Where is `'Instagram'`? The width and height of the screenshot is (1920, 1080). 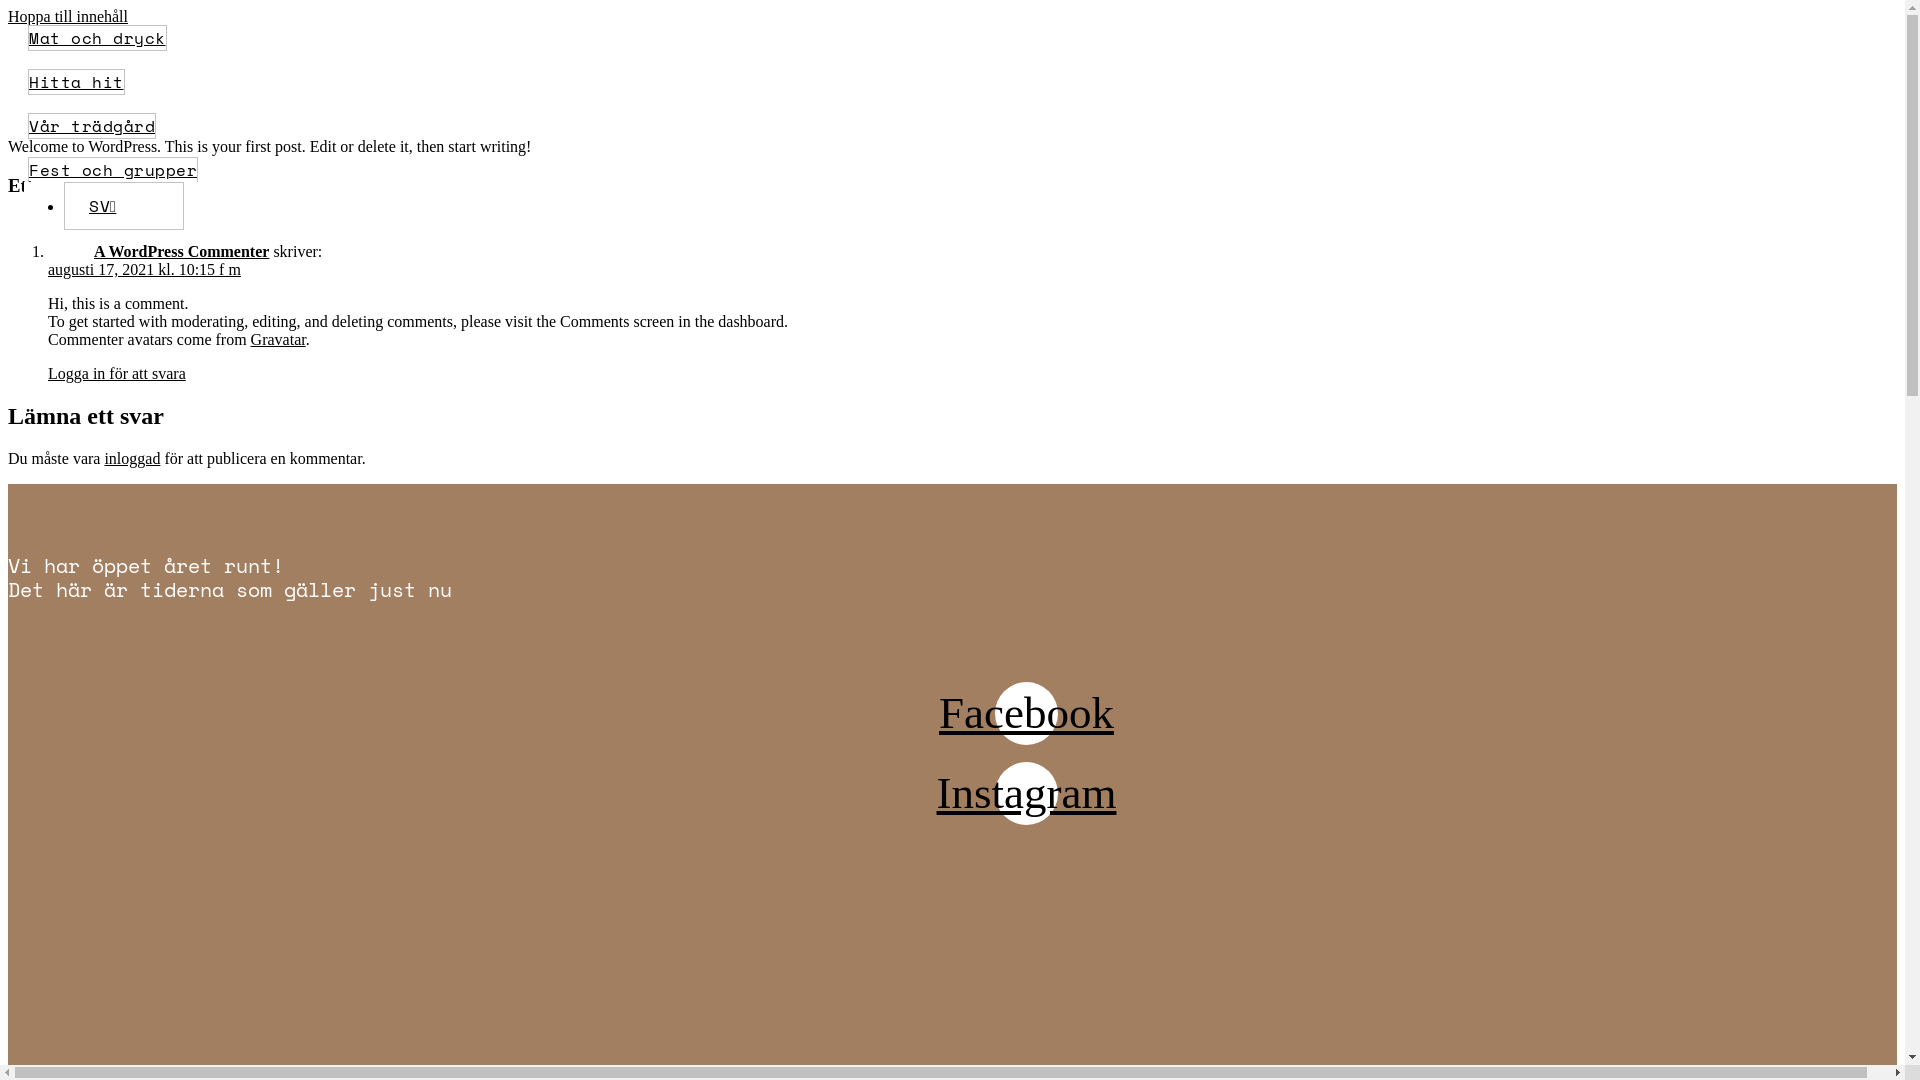 'Instagram' is located at coordinates (1026, 792).